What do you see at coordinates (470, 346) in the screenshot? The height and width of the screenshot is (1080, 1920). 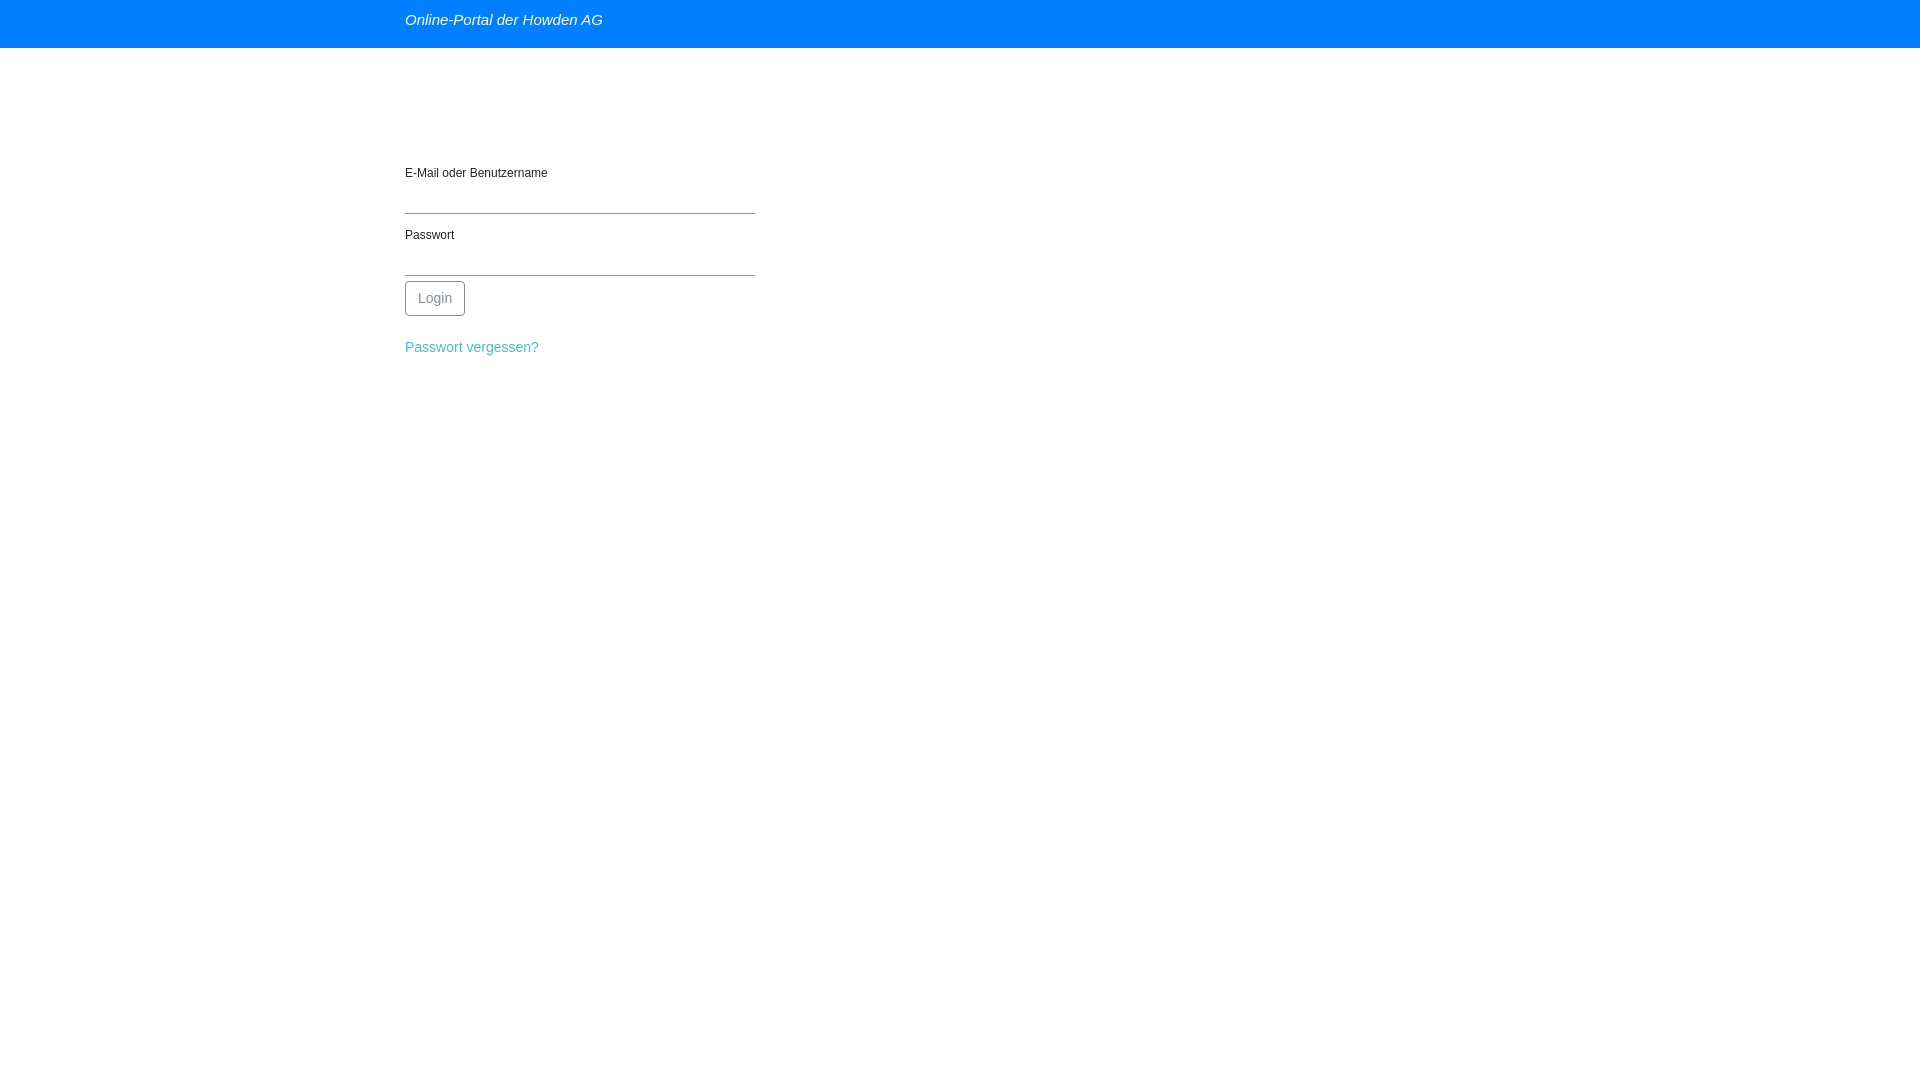 I see `'Passwort vergessen?'` at bounding box center [470, 346].